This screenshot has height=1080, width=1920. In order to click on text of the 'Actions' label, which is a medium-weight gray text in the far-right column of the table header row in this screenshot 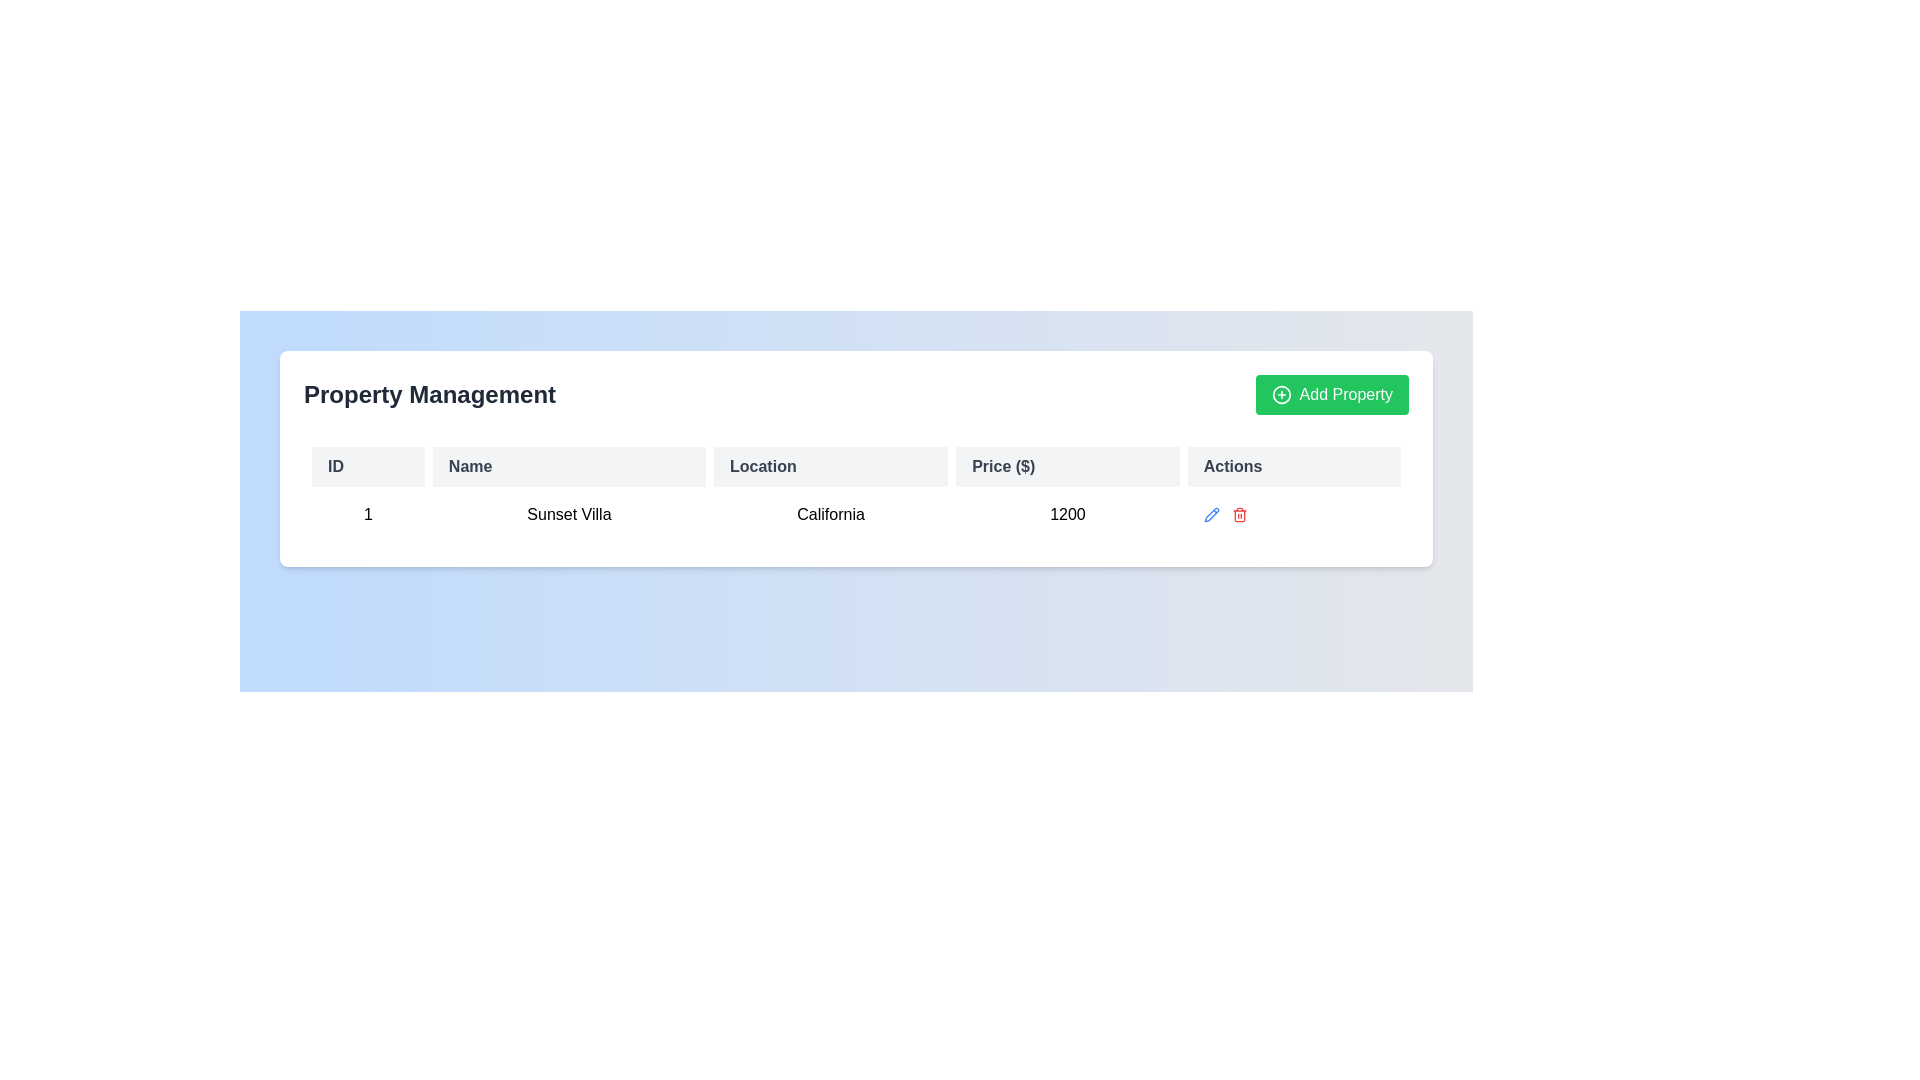, I will do `click(1294, 466)`.